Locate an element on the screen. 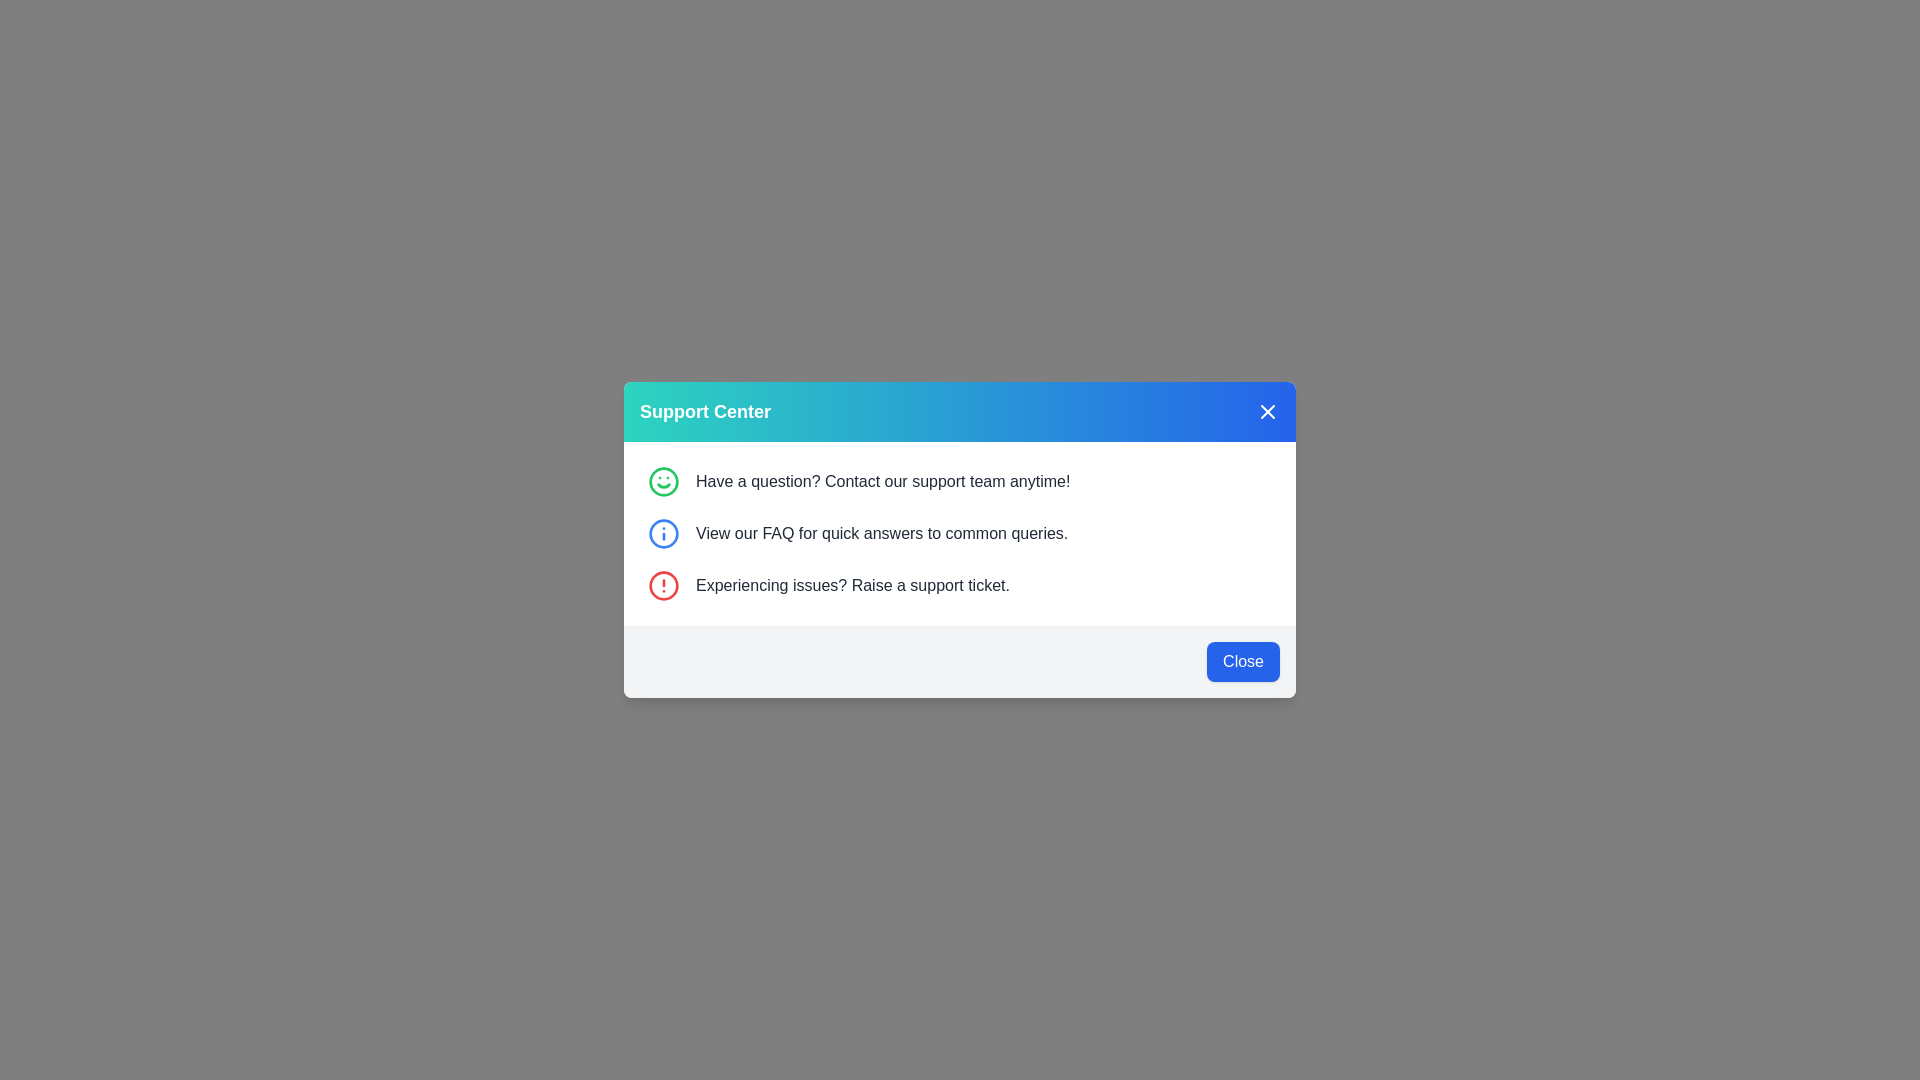 The image size is (1920, 1080). the green circular graphic icon located in the center of the green smiley face icon within the 'Support Center' modal dialog is located at coordinates (663, 482).